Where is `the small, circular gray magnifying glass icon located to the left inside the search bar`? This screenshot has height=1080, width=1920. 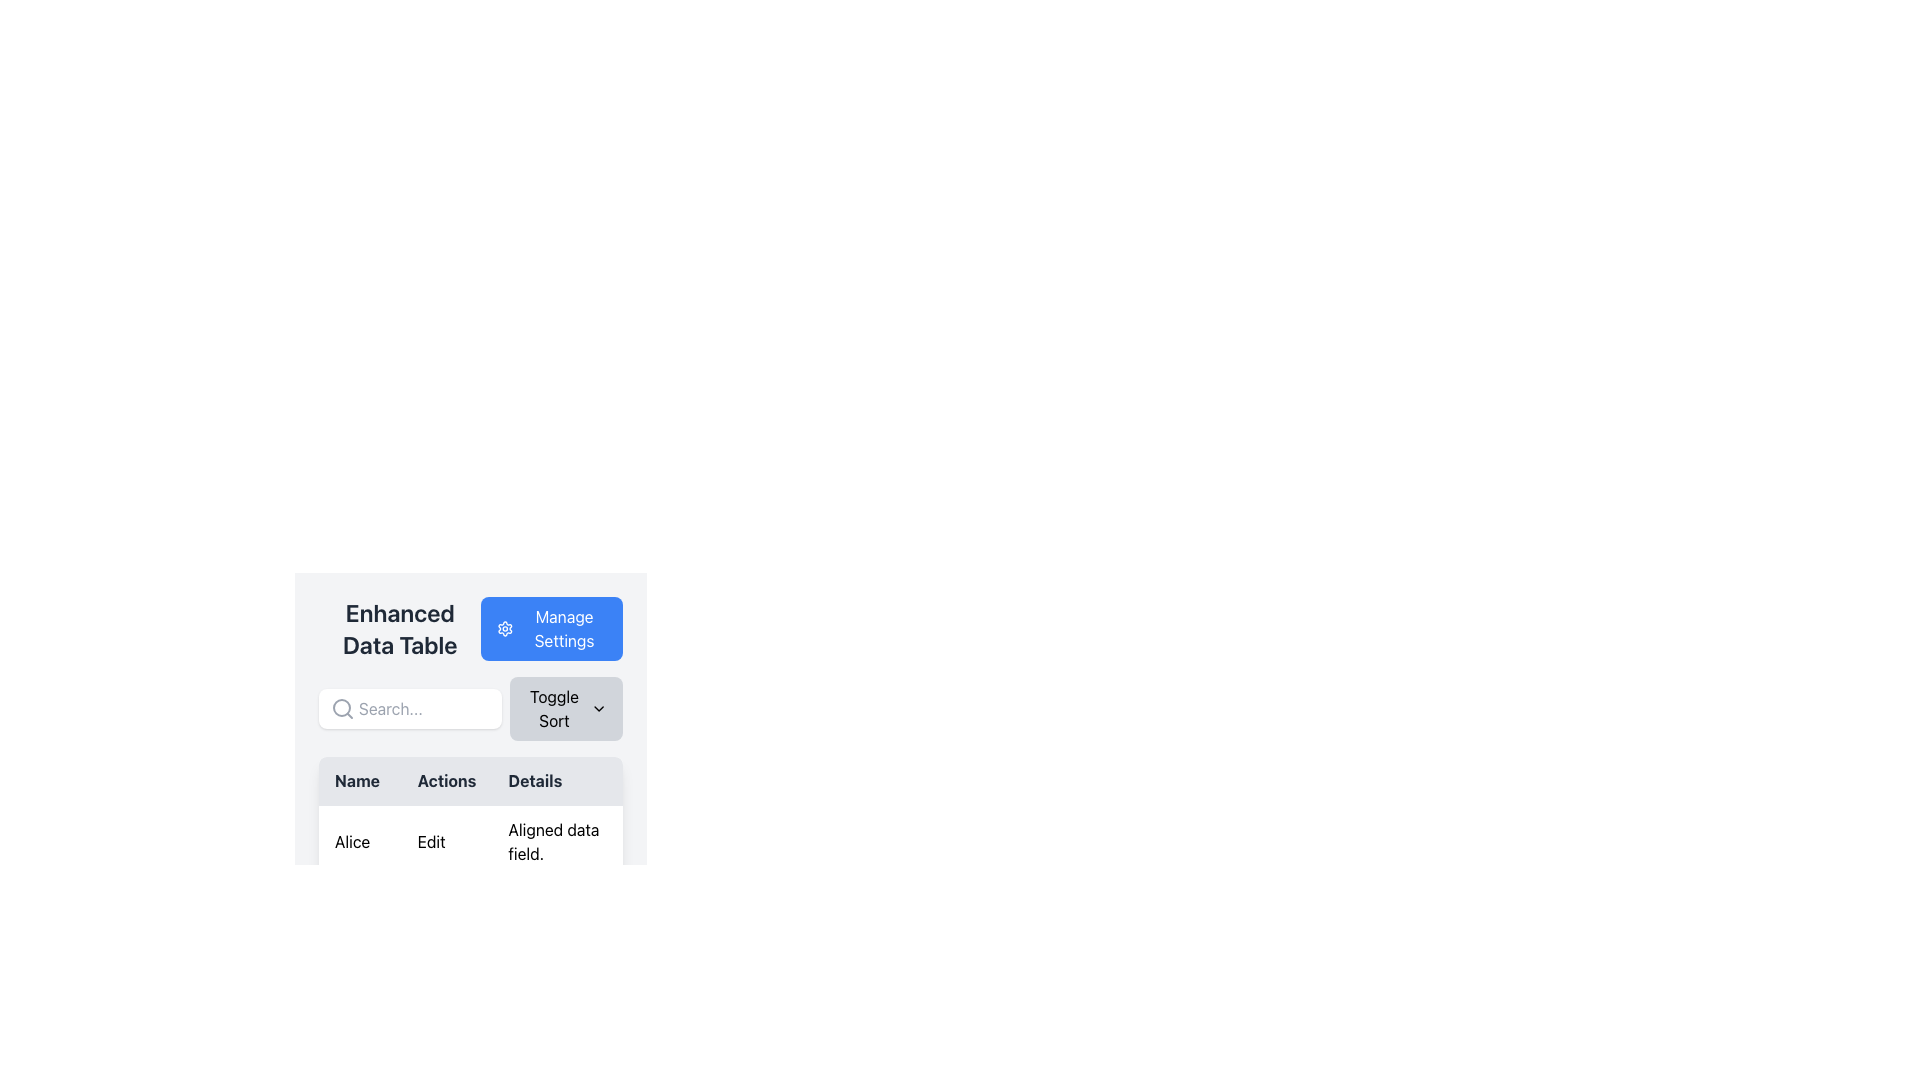
the small, circular gray magnifying glass icon located to the left inside the search bar is located at coordinates (342, 708).